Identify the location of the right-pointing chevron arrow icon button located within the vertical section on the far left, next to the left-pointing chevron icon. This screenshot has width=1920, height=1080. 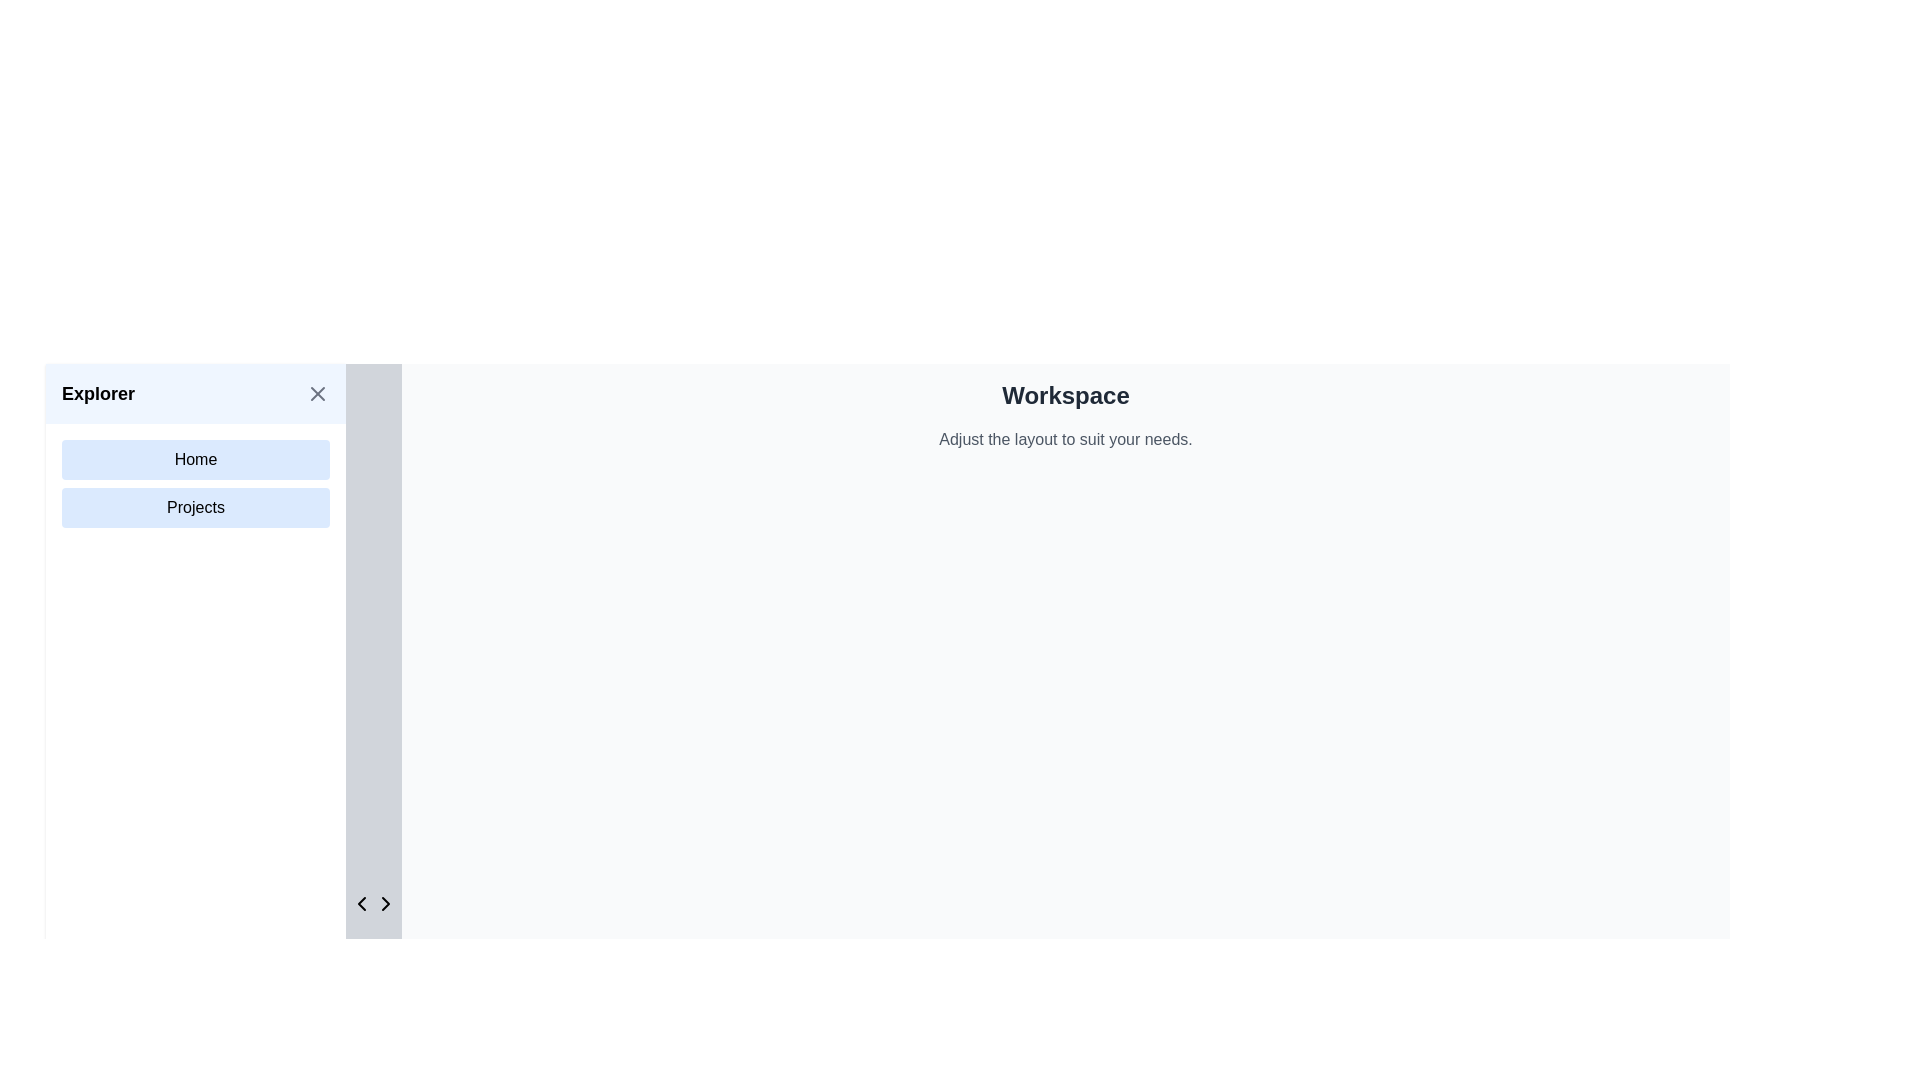
(385, 903).